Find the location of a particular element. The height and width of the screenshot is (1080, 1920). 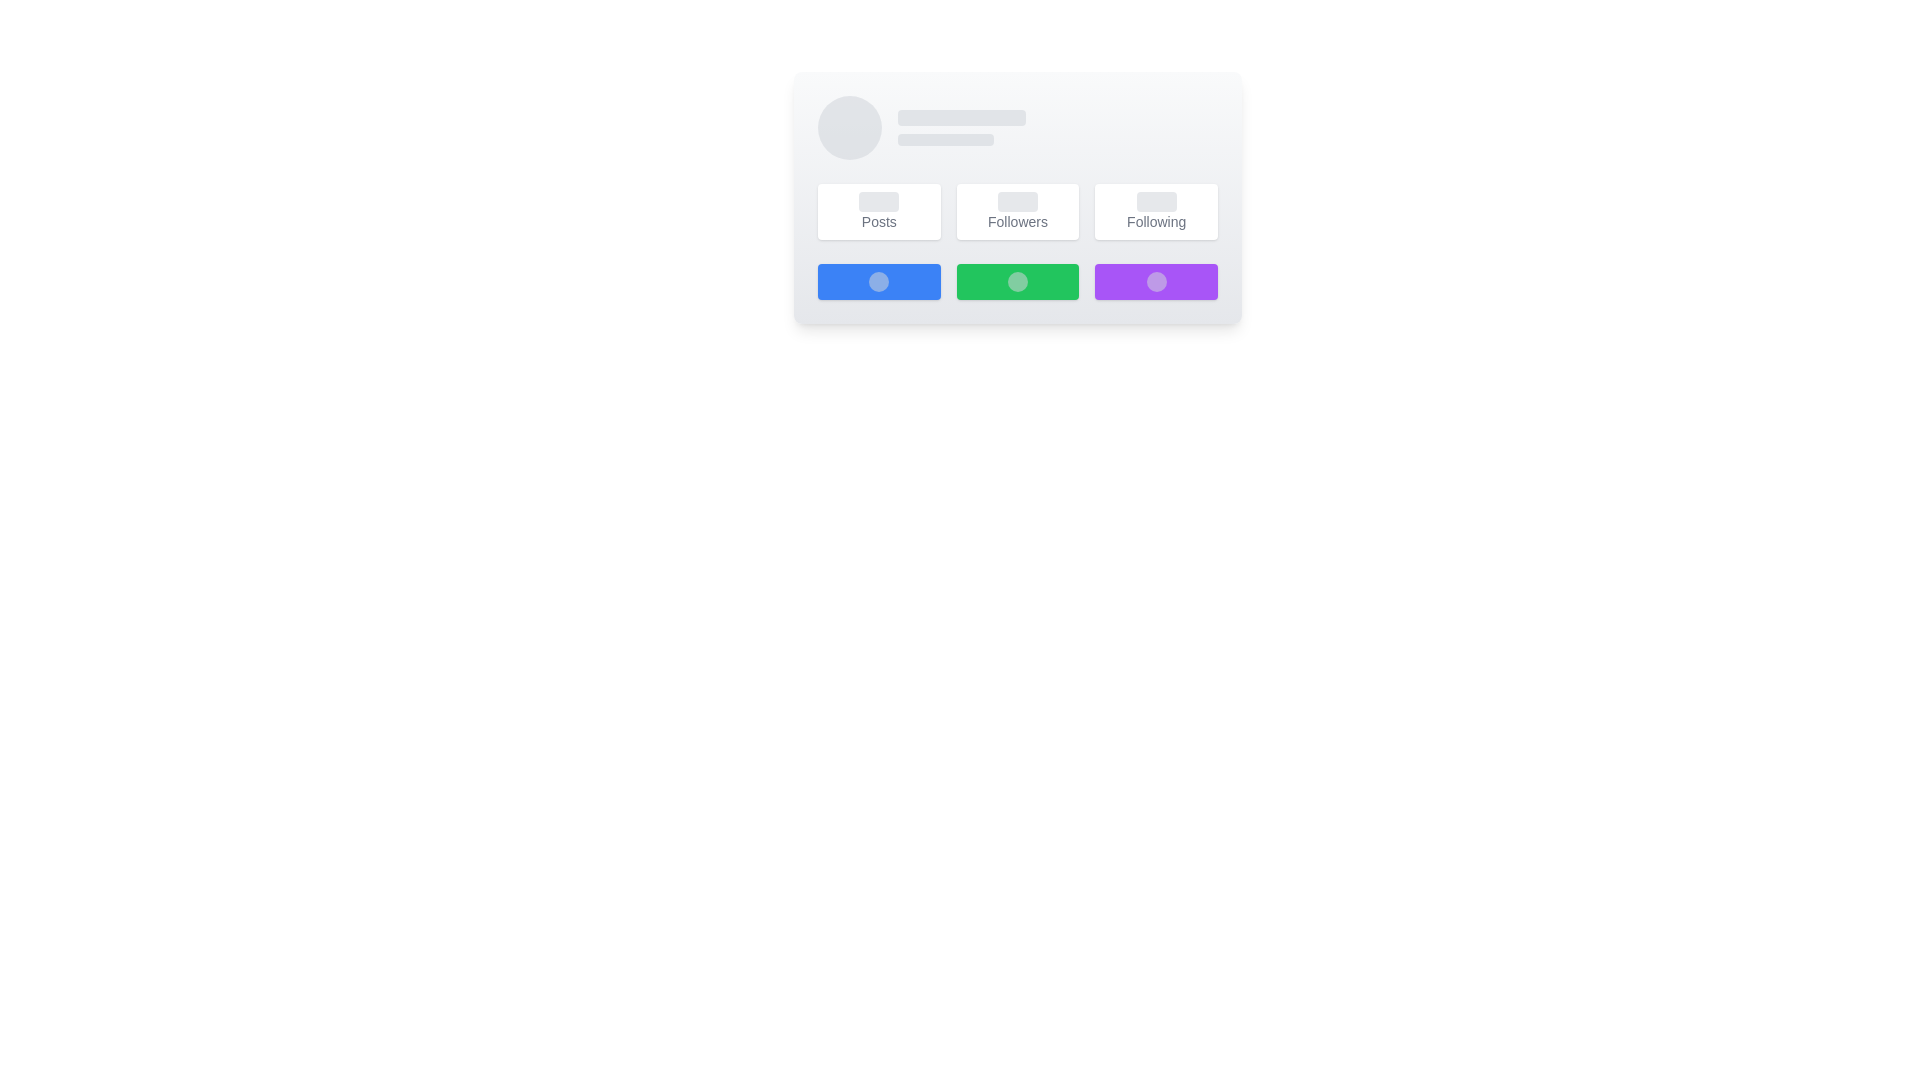

the visual indicator or decorative circle located within the blue button at the bottom-left of the button group beneath the 'Posts' section is located at coordinates (879, 281).